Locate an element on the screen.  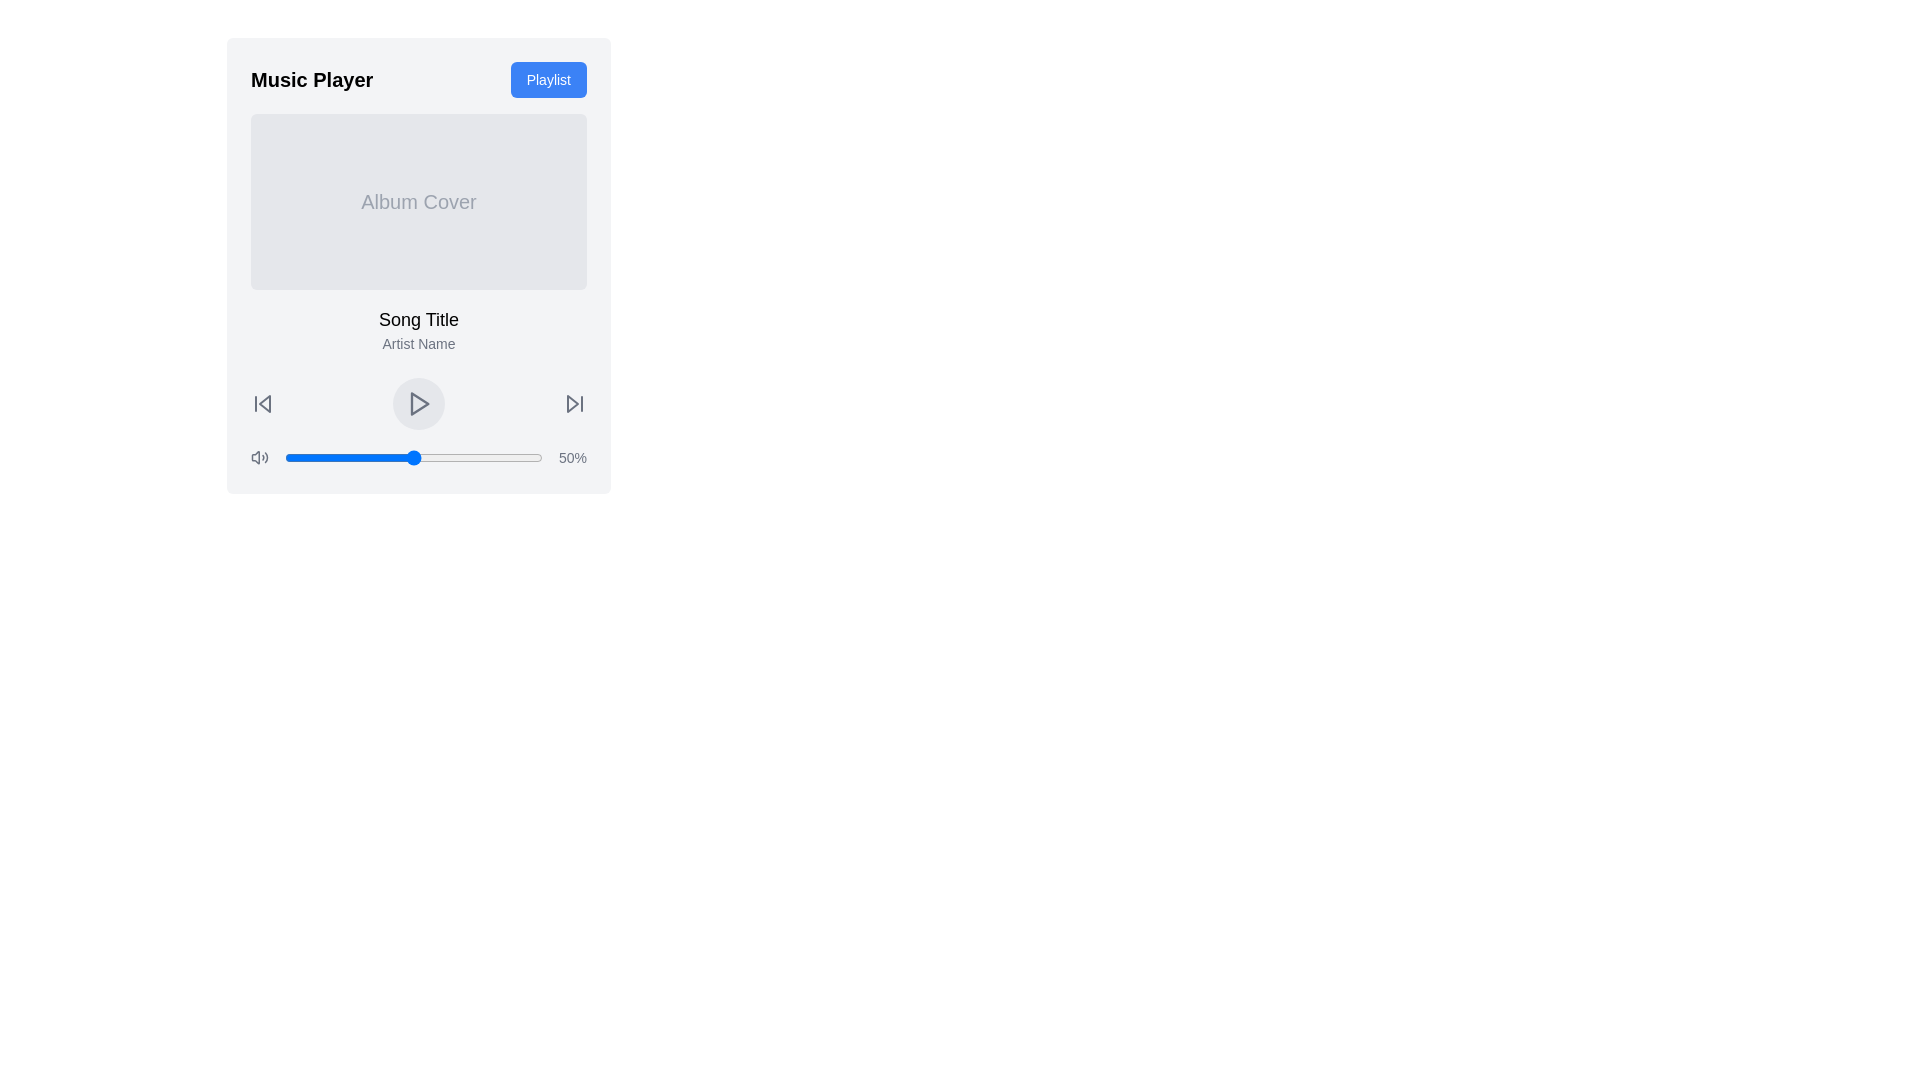
the volume is located at coordinates (495, 458).